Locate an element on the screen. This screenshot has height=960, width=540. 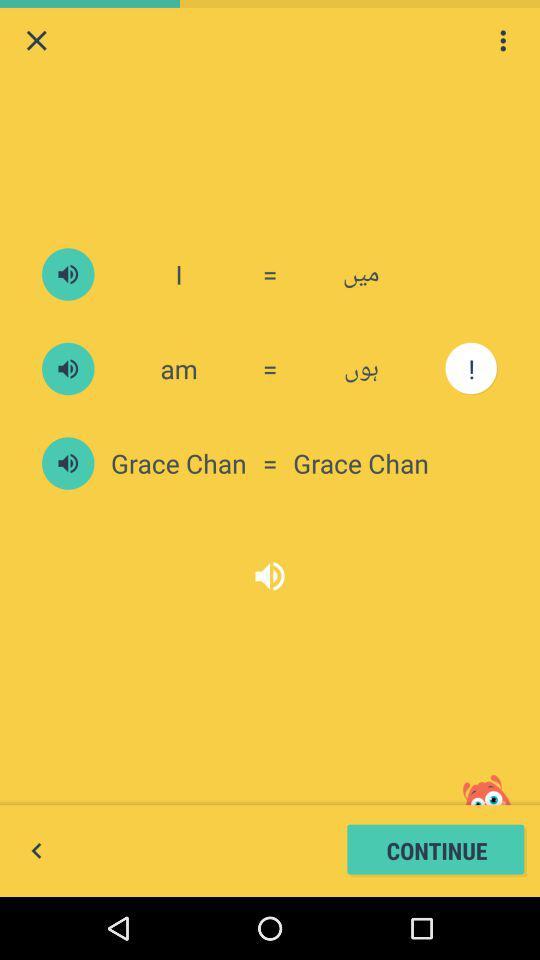
the volume icon is located at coordinates (270, 615).